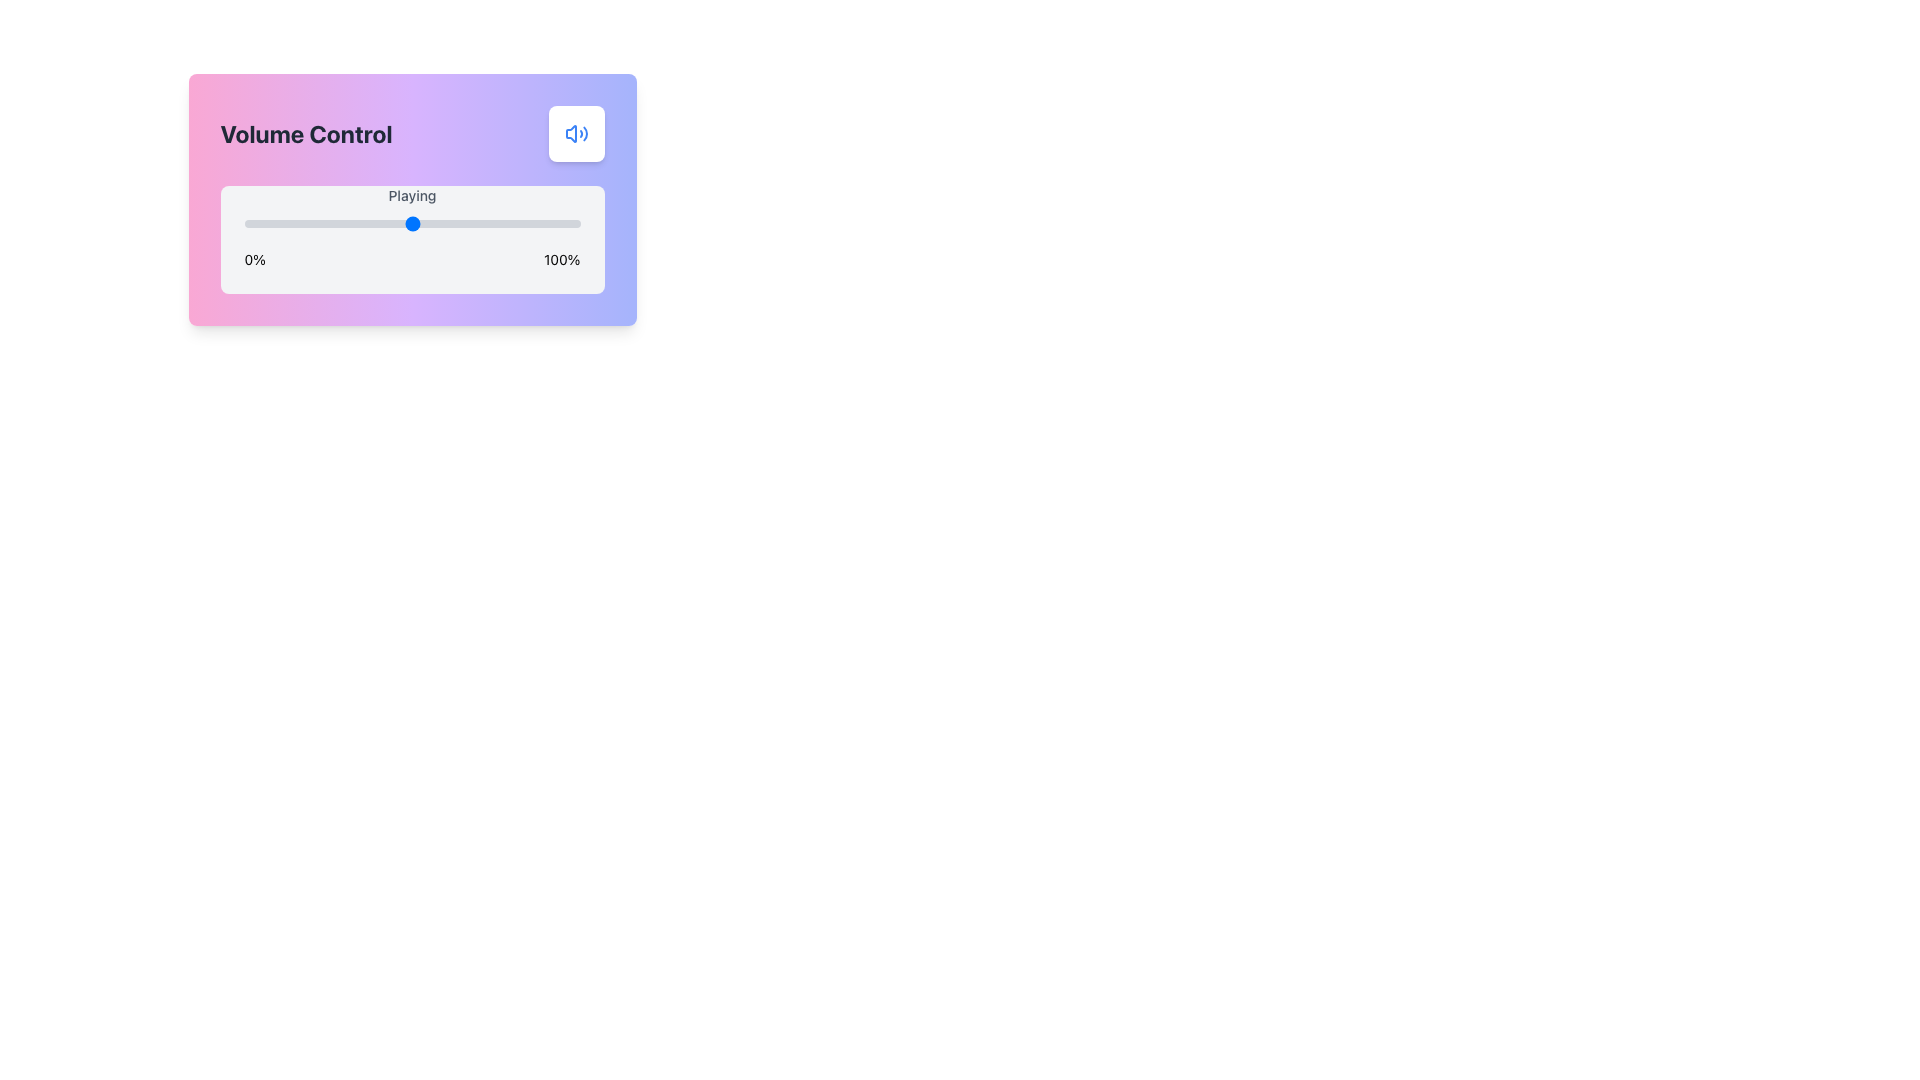 Image resolution: width=1920 pixels, height=1080 pixels. What do you see at coordinates (341, 223) in the screenshot?
I see `the slider` at bounding box center [341, 223].